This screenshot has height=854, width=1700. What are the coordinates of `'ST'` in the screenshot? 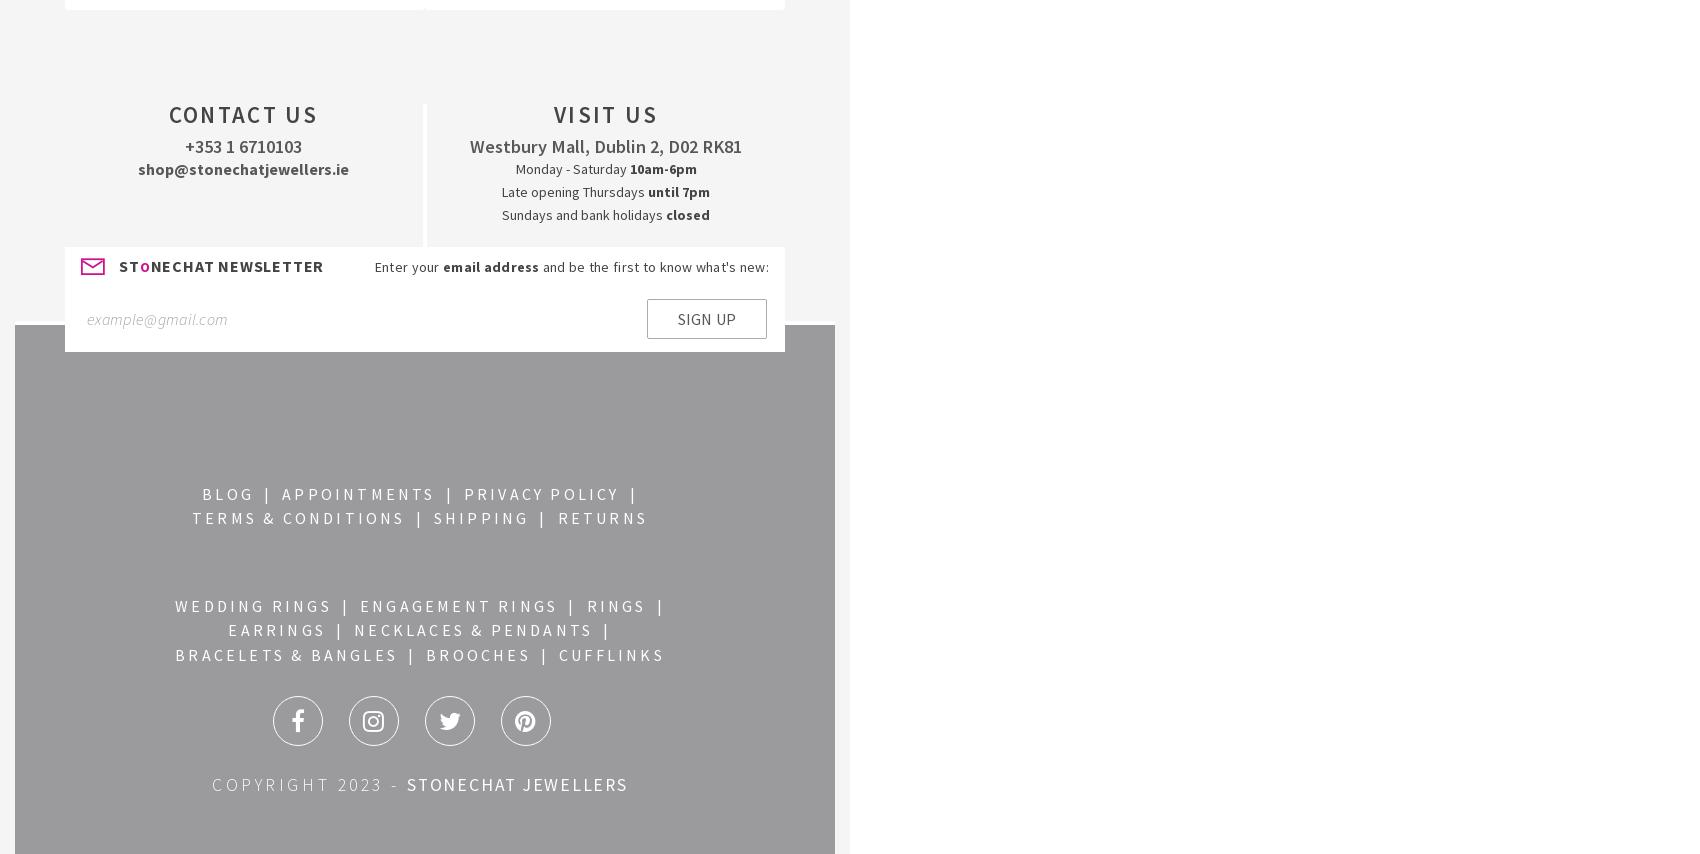 It's located at (118, 265).